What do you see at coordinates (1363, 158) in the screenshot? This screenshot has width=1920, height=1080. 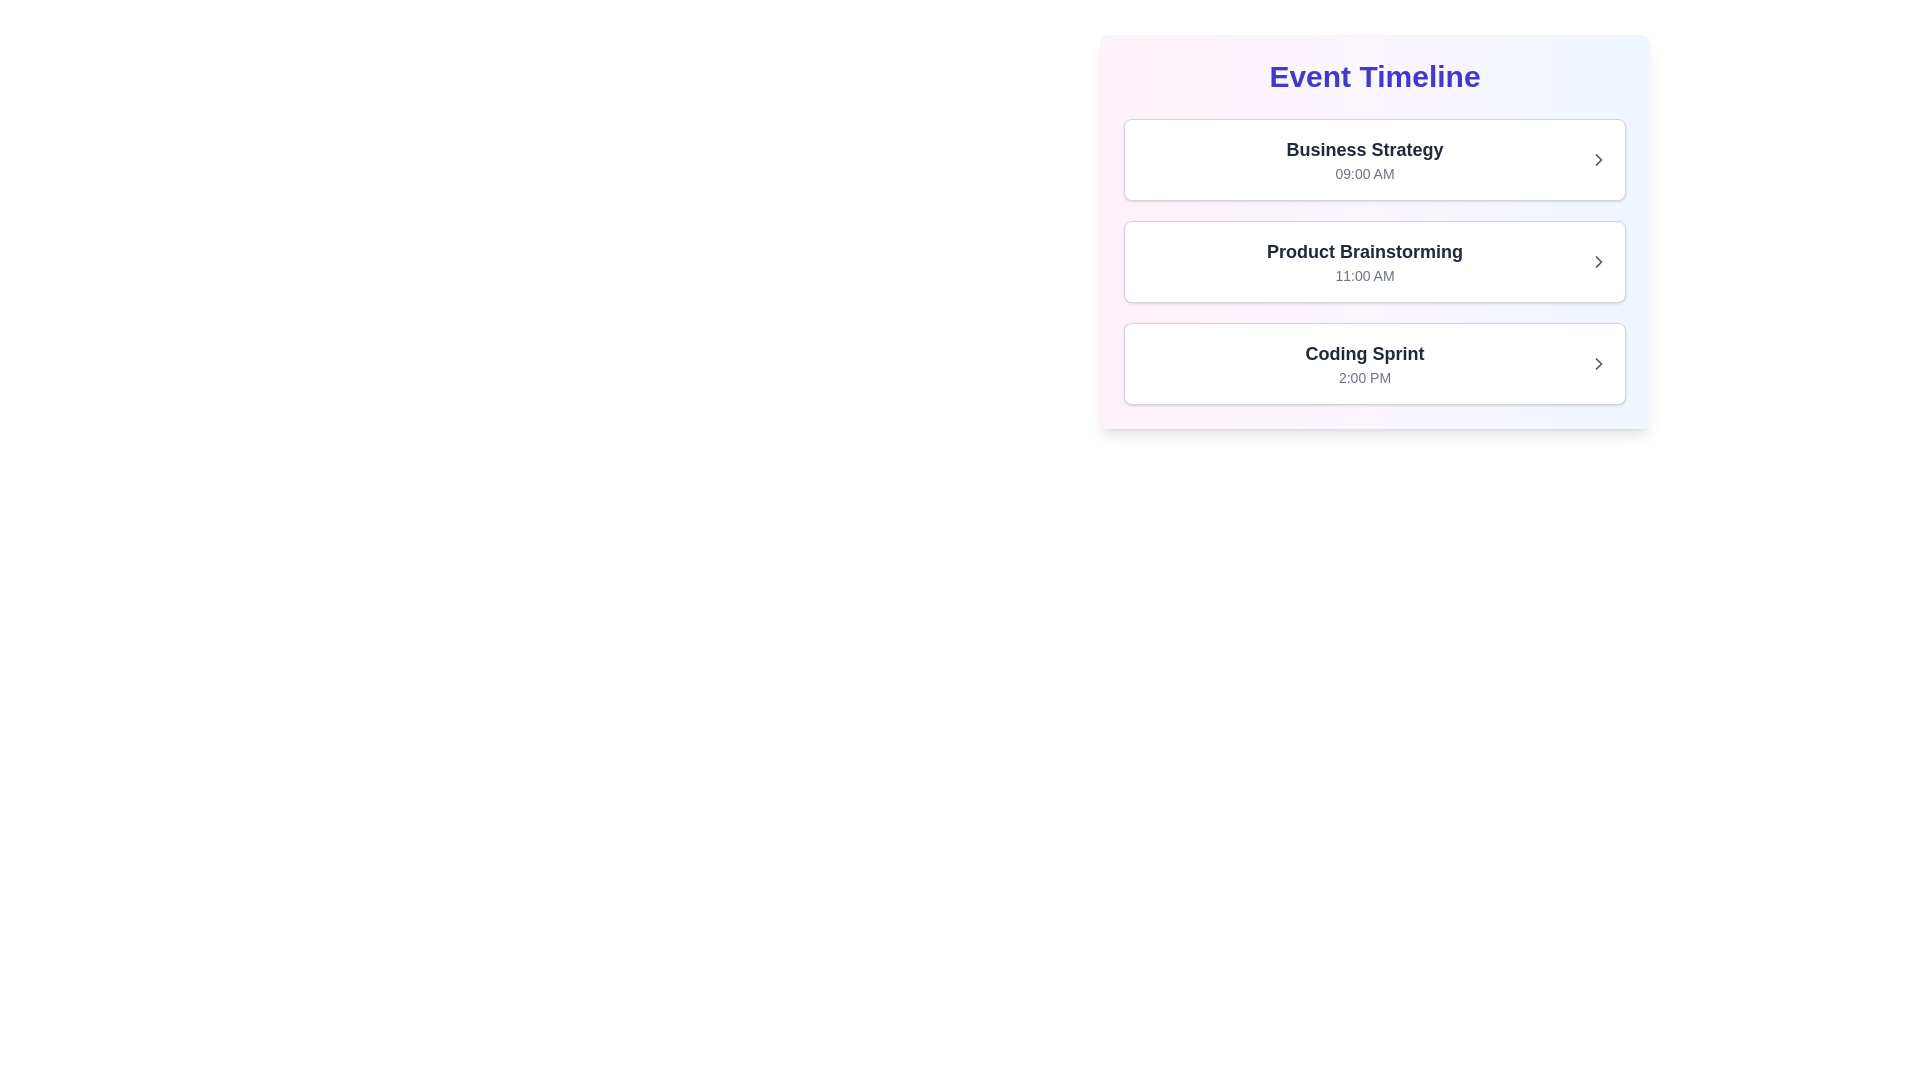 I see `the first list item in the 'Event Timeline'` at bounding box center [1363, 158].